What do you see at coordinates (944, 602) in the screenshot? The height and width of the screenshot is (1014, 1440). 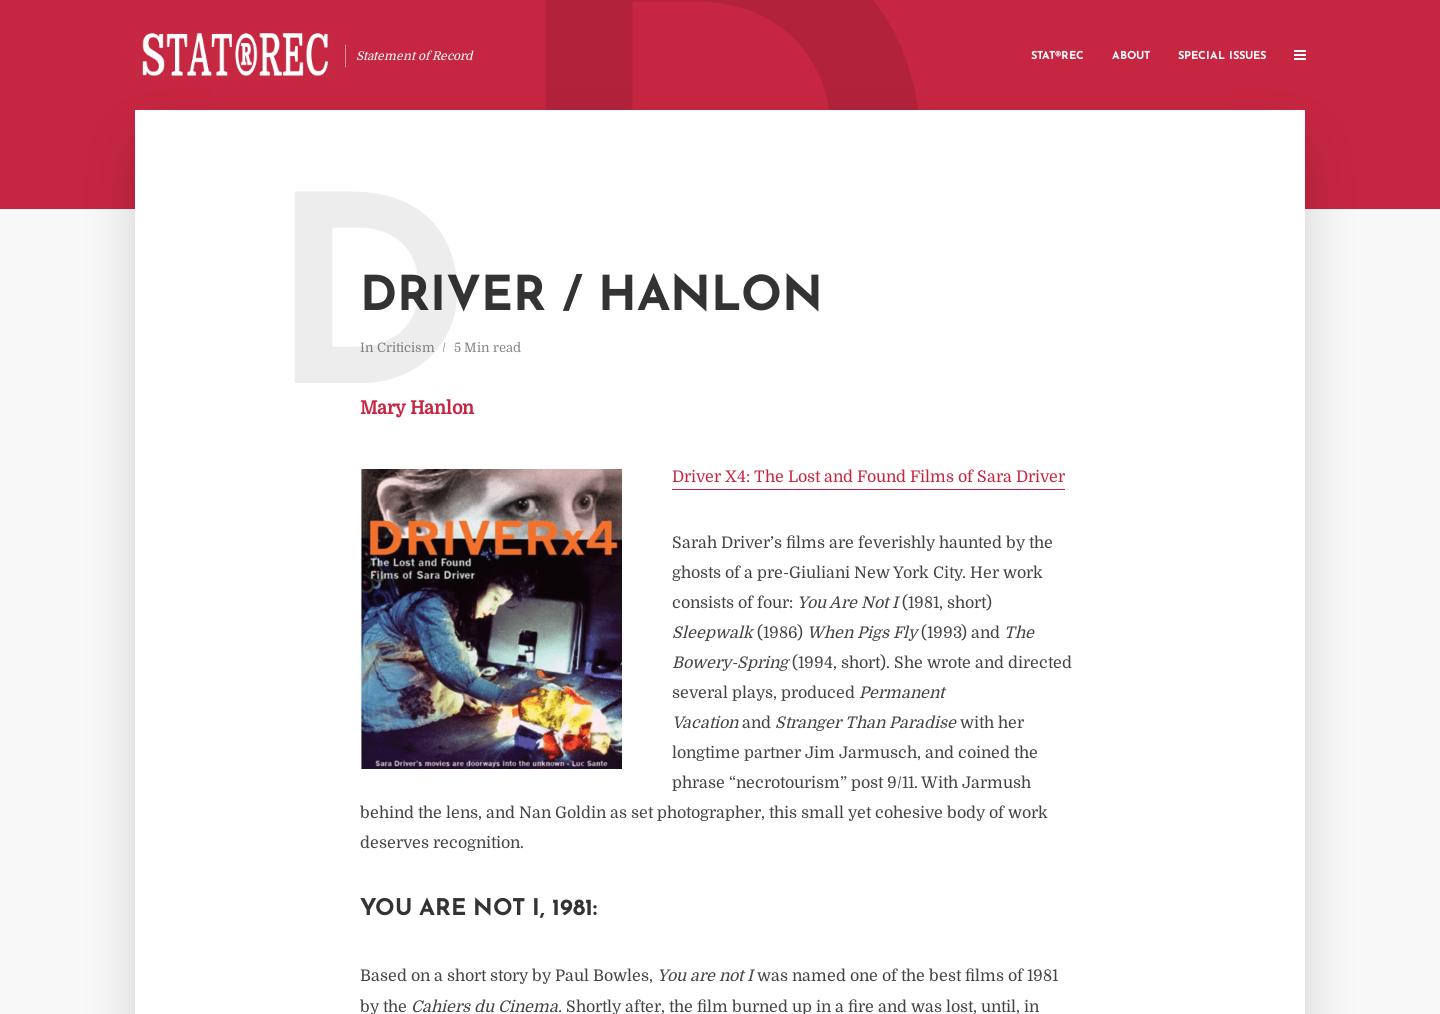 I see `'(1981, short)'` at bounding box center [944, 602].